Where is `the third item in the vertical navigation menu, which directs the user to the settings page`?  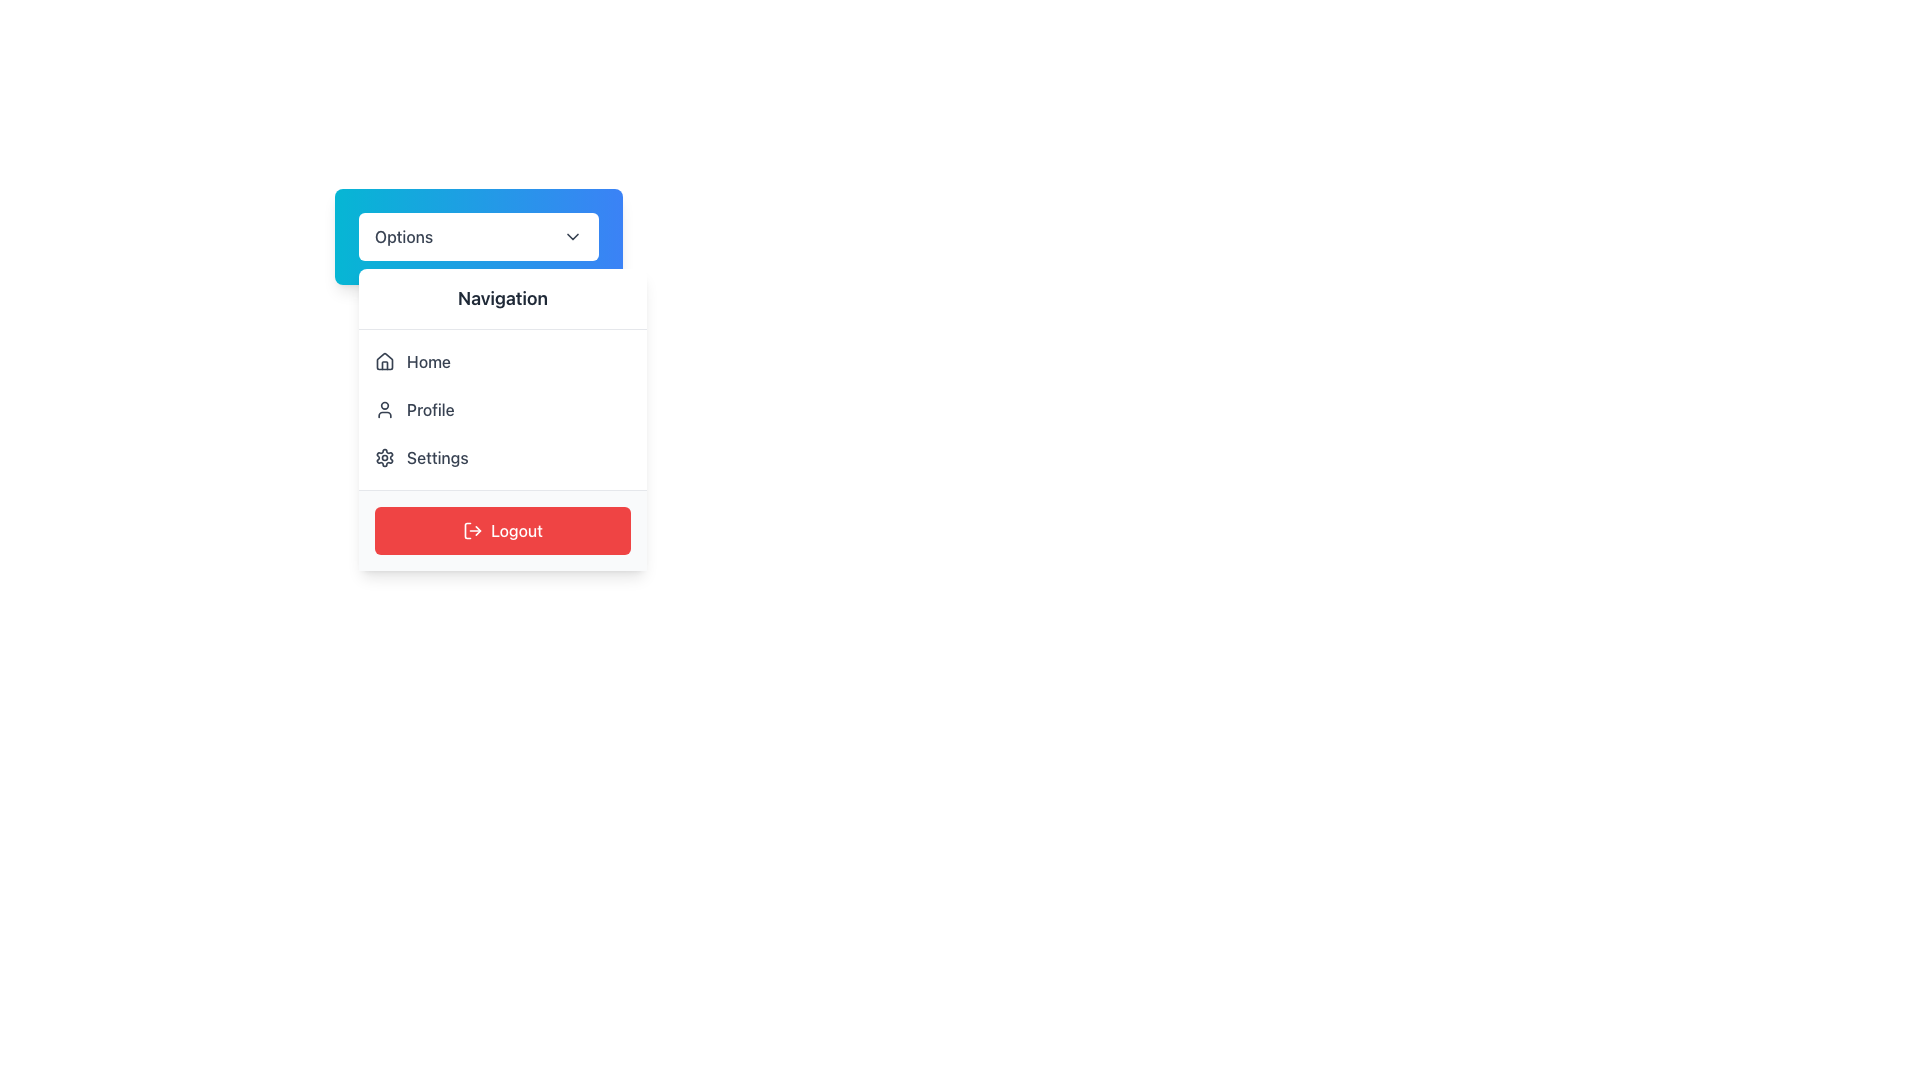 the third item in the vertical navigation menu, which directs the user to the settings page is located at coordinates (503, 458).